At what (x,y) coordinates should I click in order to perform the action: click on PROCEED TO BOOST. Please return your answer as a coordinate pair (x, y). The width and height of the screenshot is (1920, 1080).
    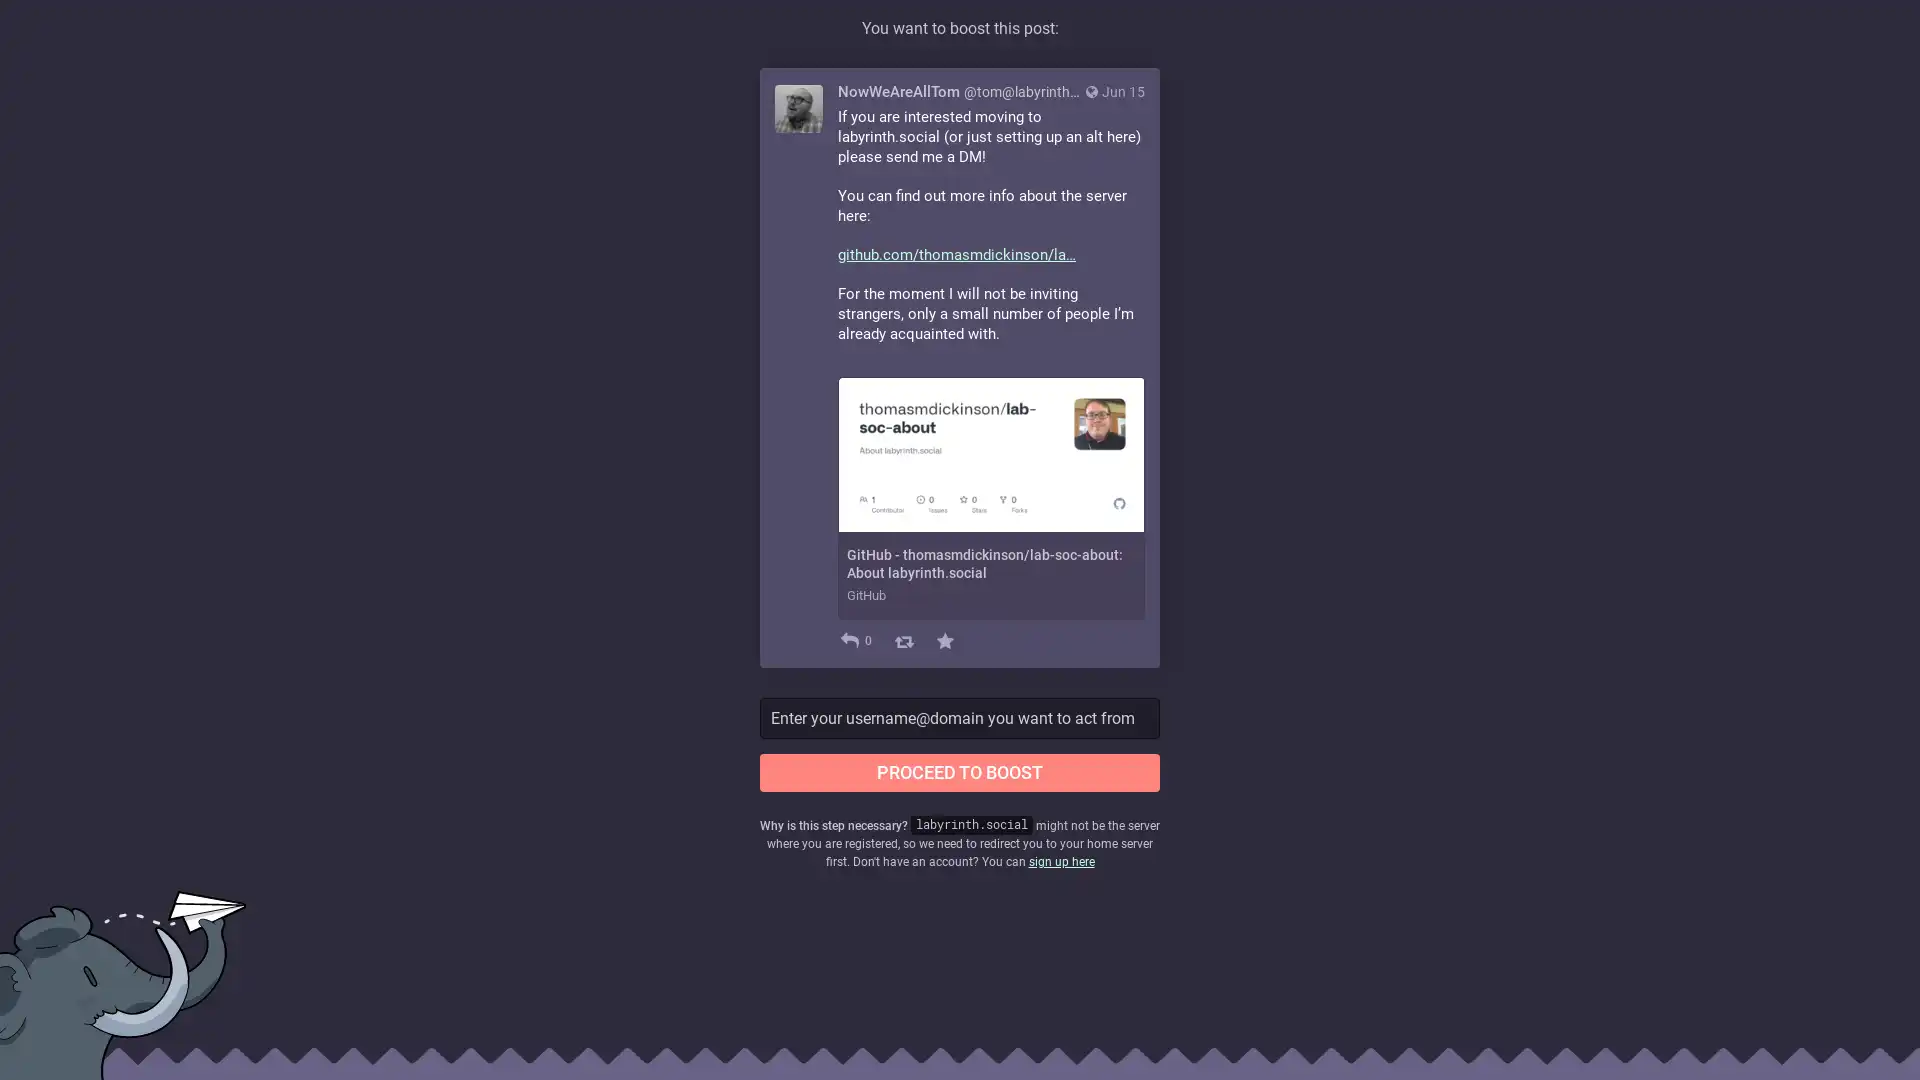
    Looking at the image, I should click on (960, 770).